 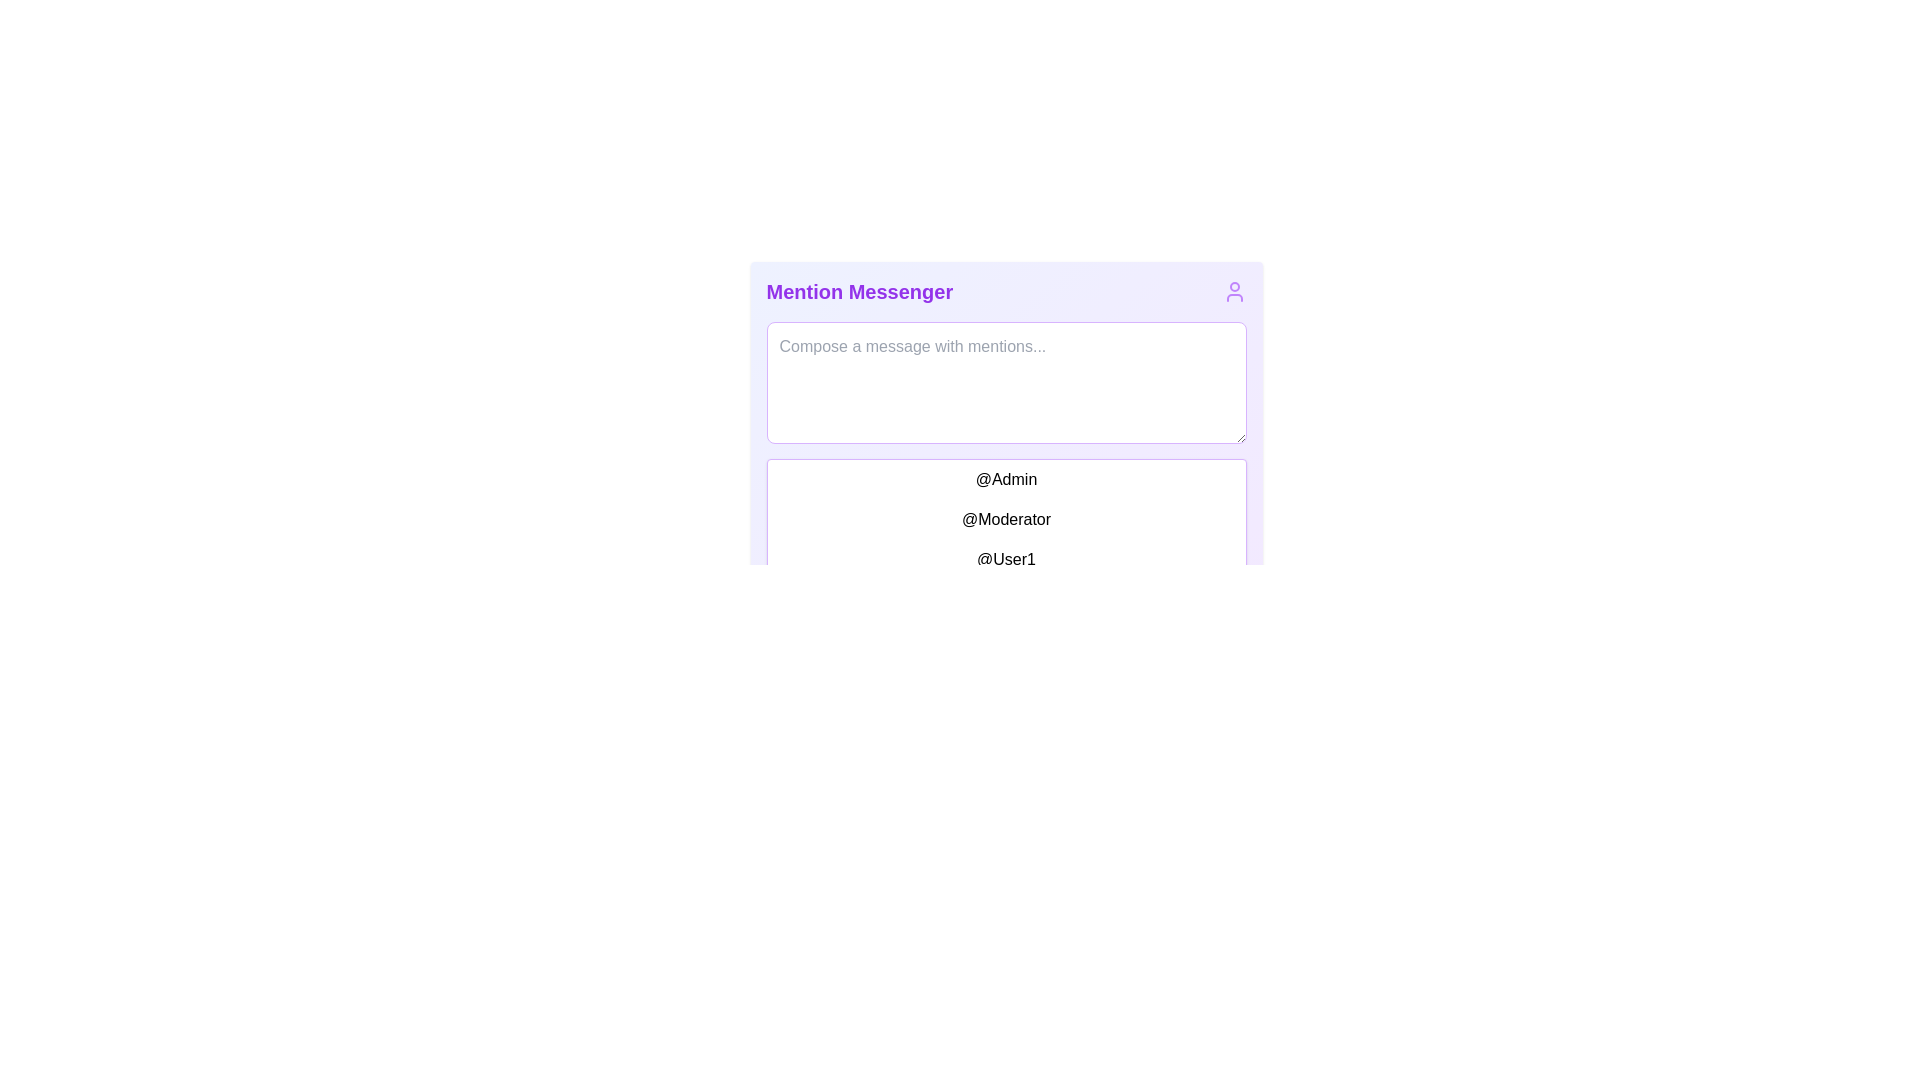 What do you see at coordinates (1006, 540) in the screenshot?
I see `the third item in the selectable list of usernames, which is displayed with an '@' prefix and is located below '@Moderator' and above '@User2'` at bounding box center [1006, 540].